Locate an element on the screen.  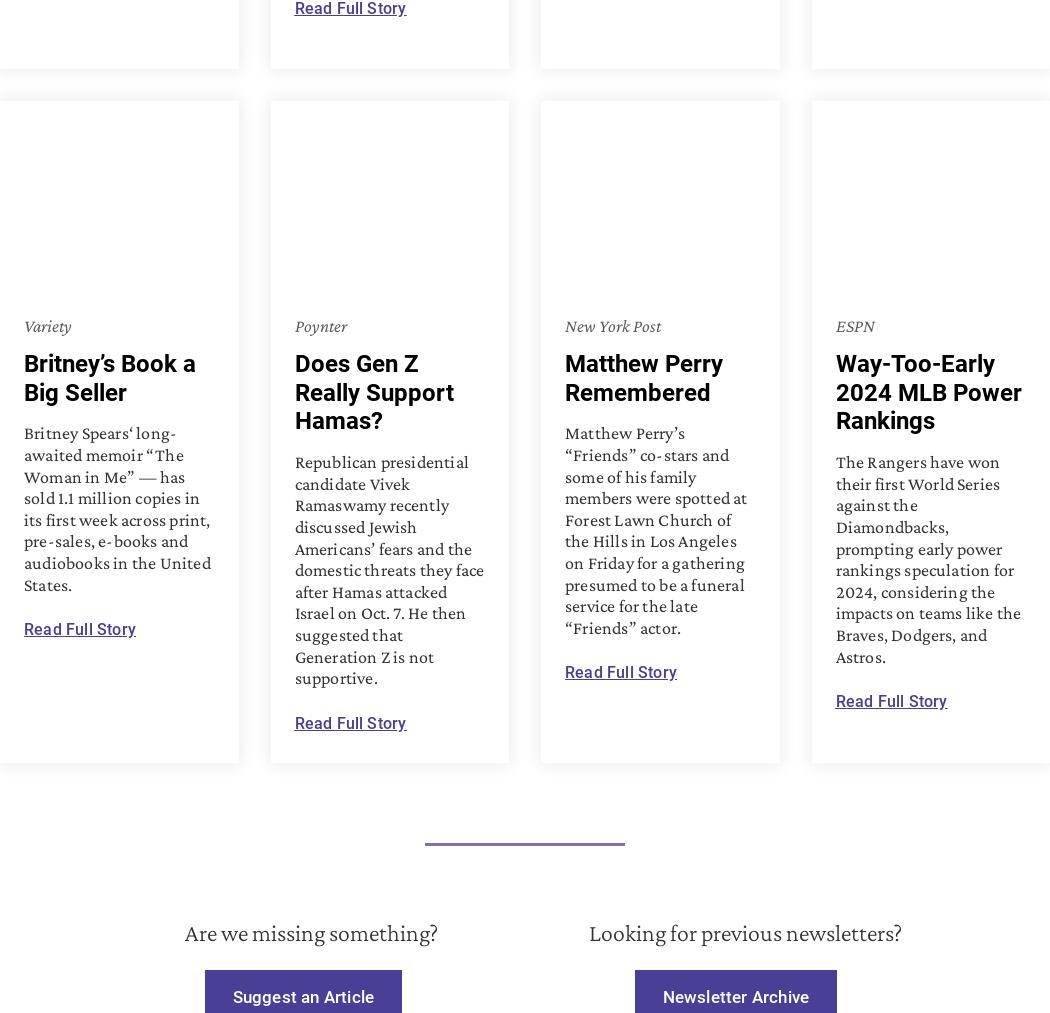
'The Rangers have won their first World Series against the Diamondbacks, prompting early power rankings speculation for 2024, considering the impacts on teams like the Braves, Dodgers, and Astros.' is located at coordinates (927, 558).